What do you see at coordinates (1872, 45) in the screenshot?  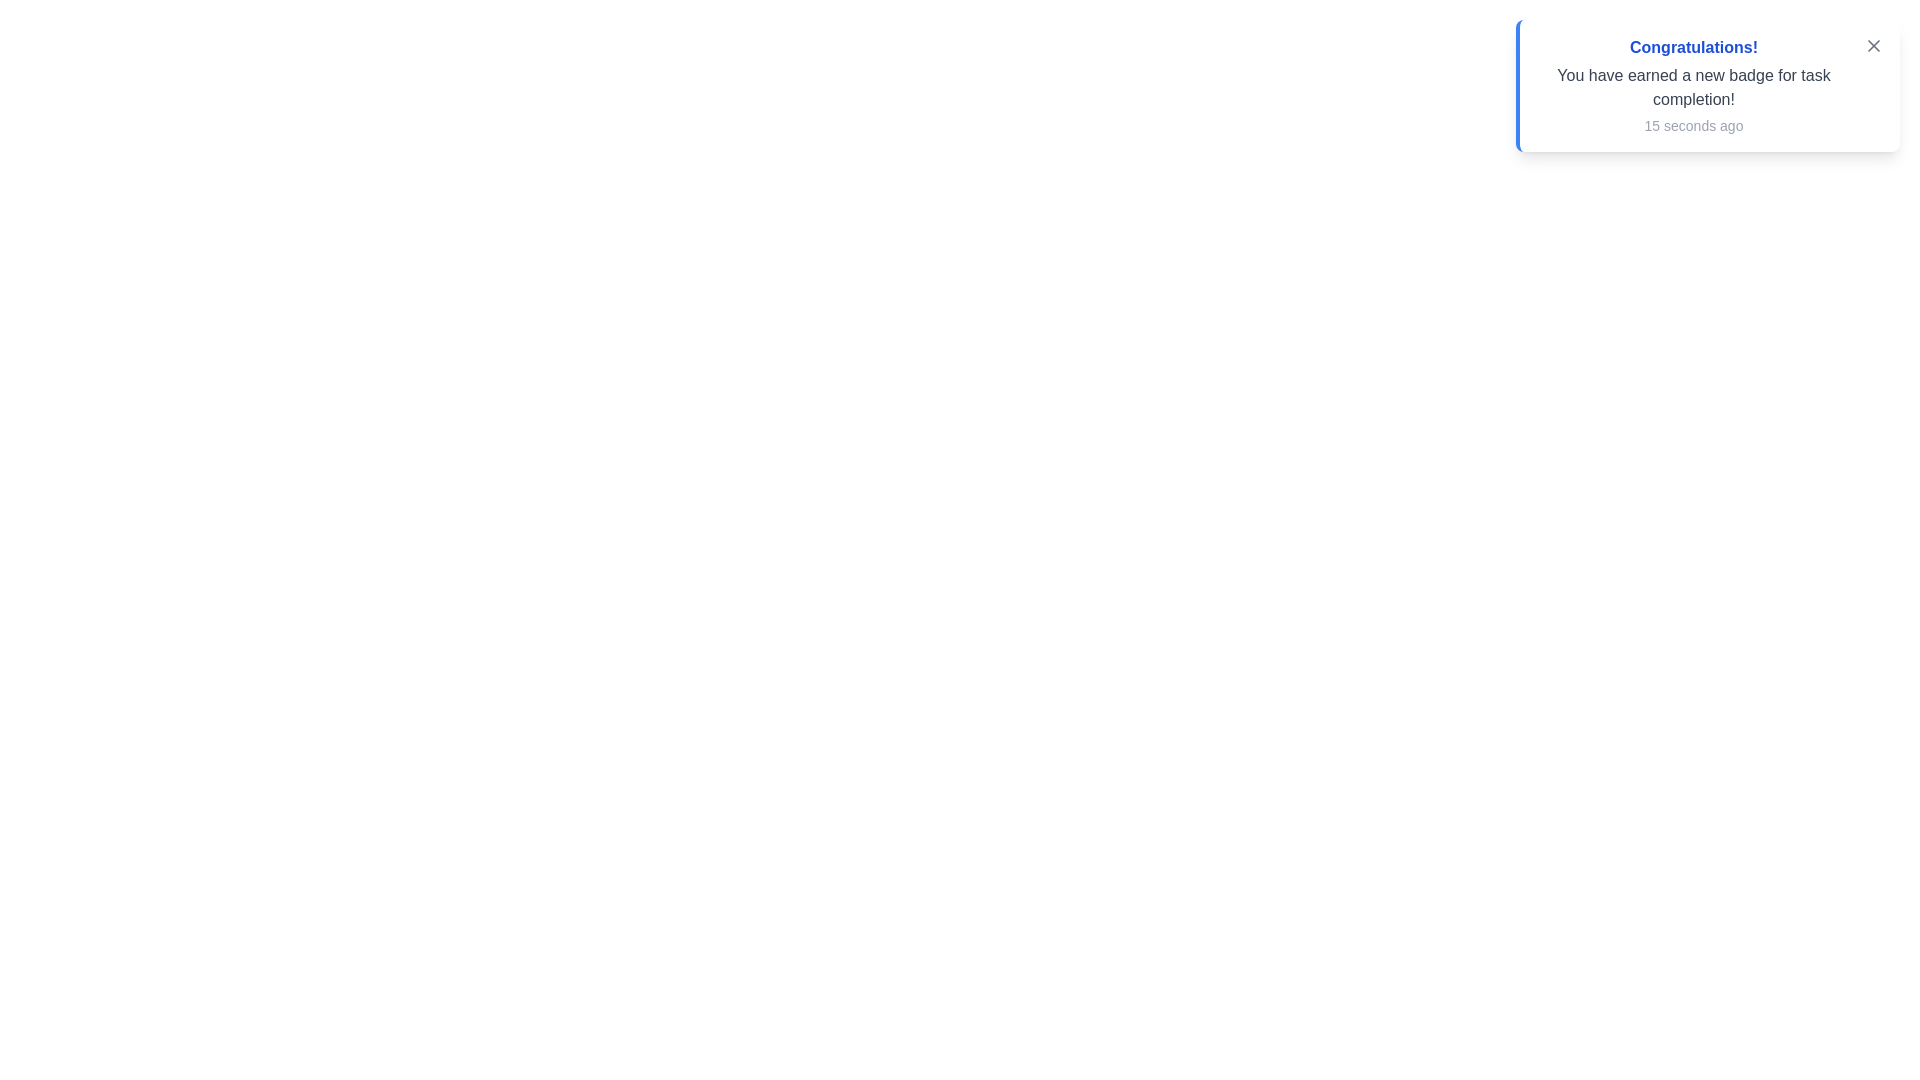 I see `the close button of the notification to dismiss it` at bounding box center [1872, 45].